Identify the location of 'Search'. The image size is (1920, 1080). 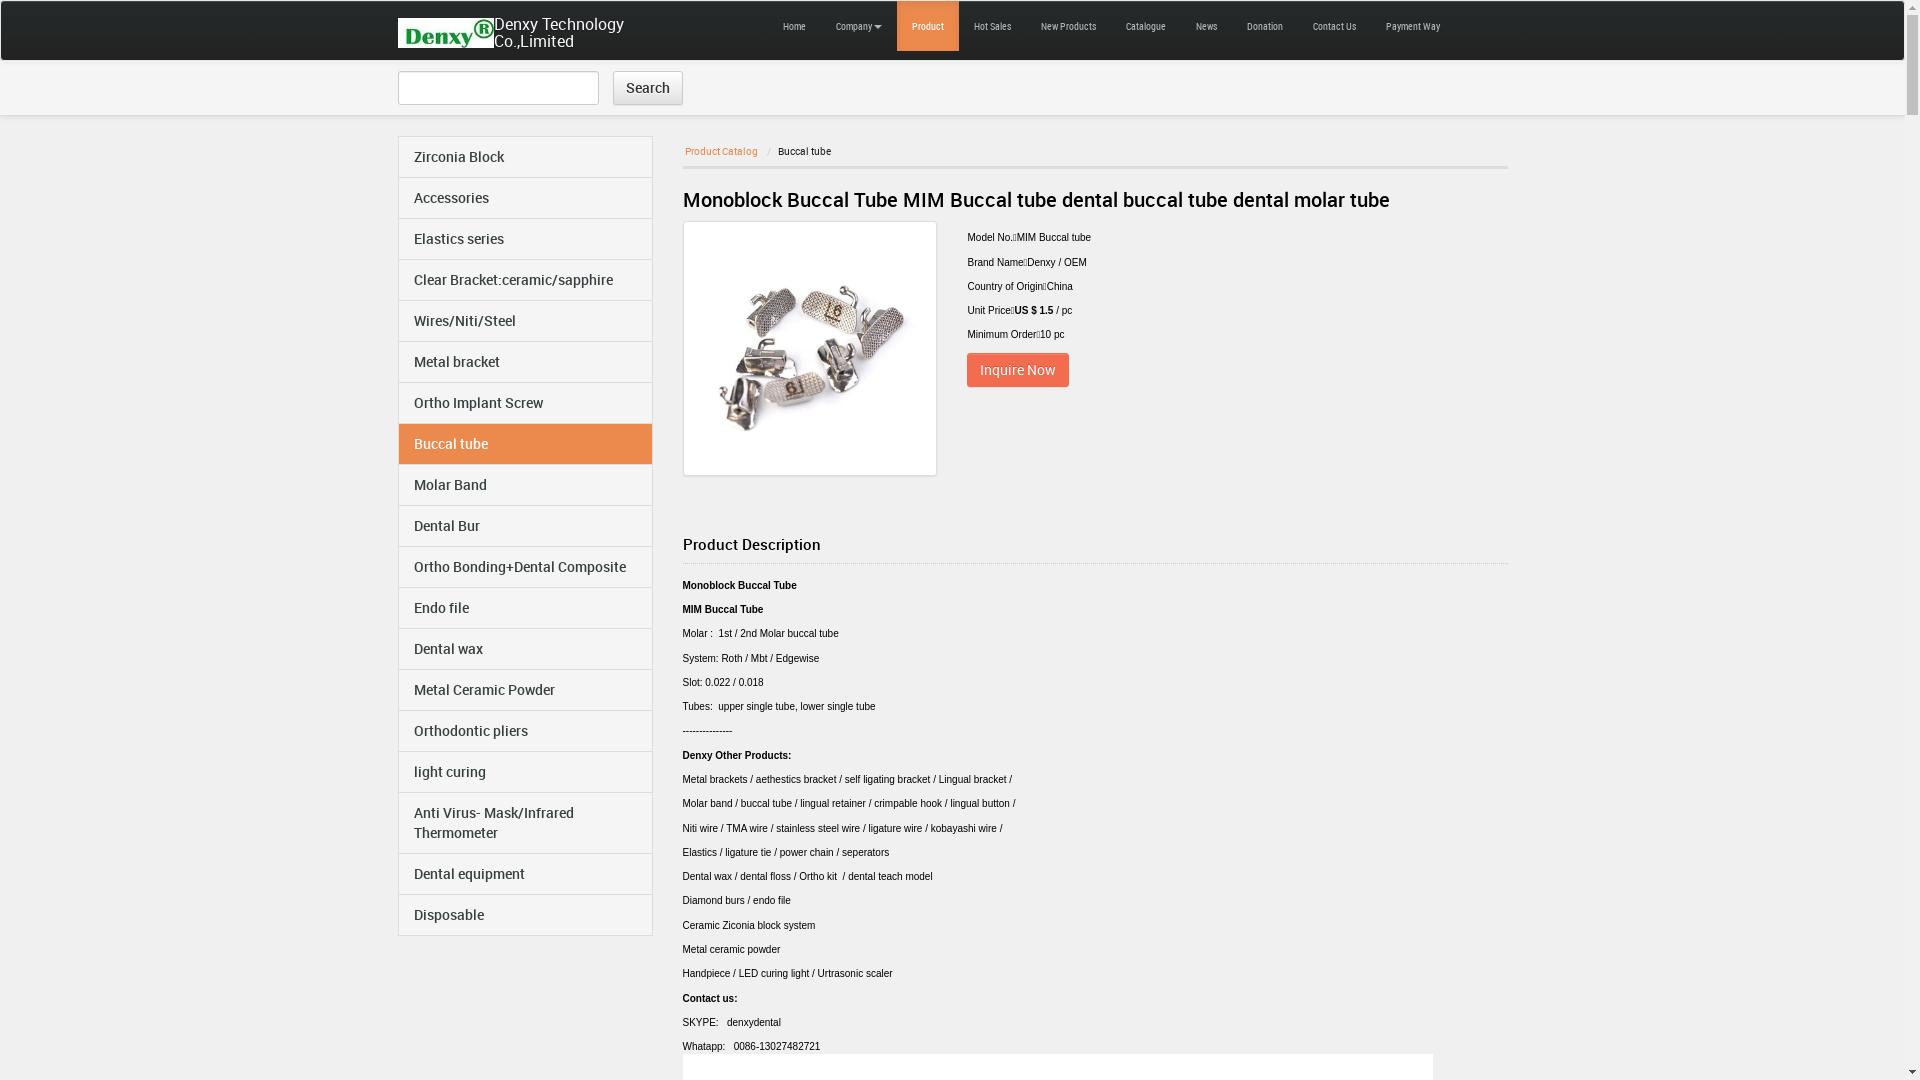
(648, 87).